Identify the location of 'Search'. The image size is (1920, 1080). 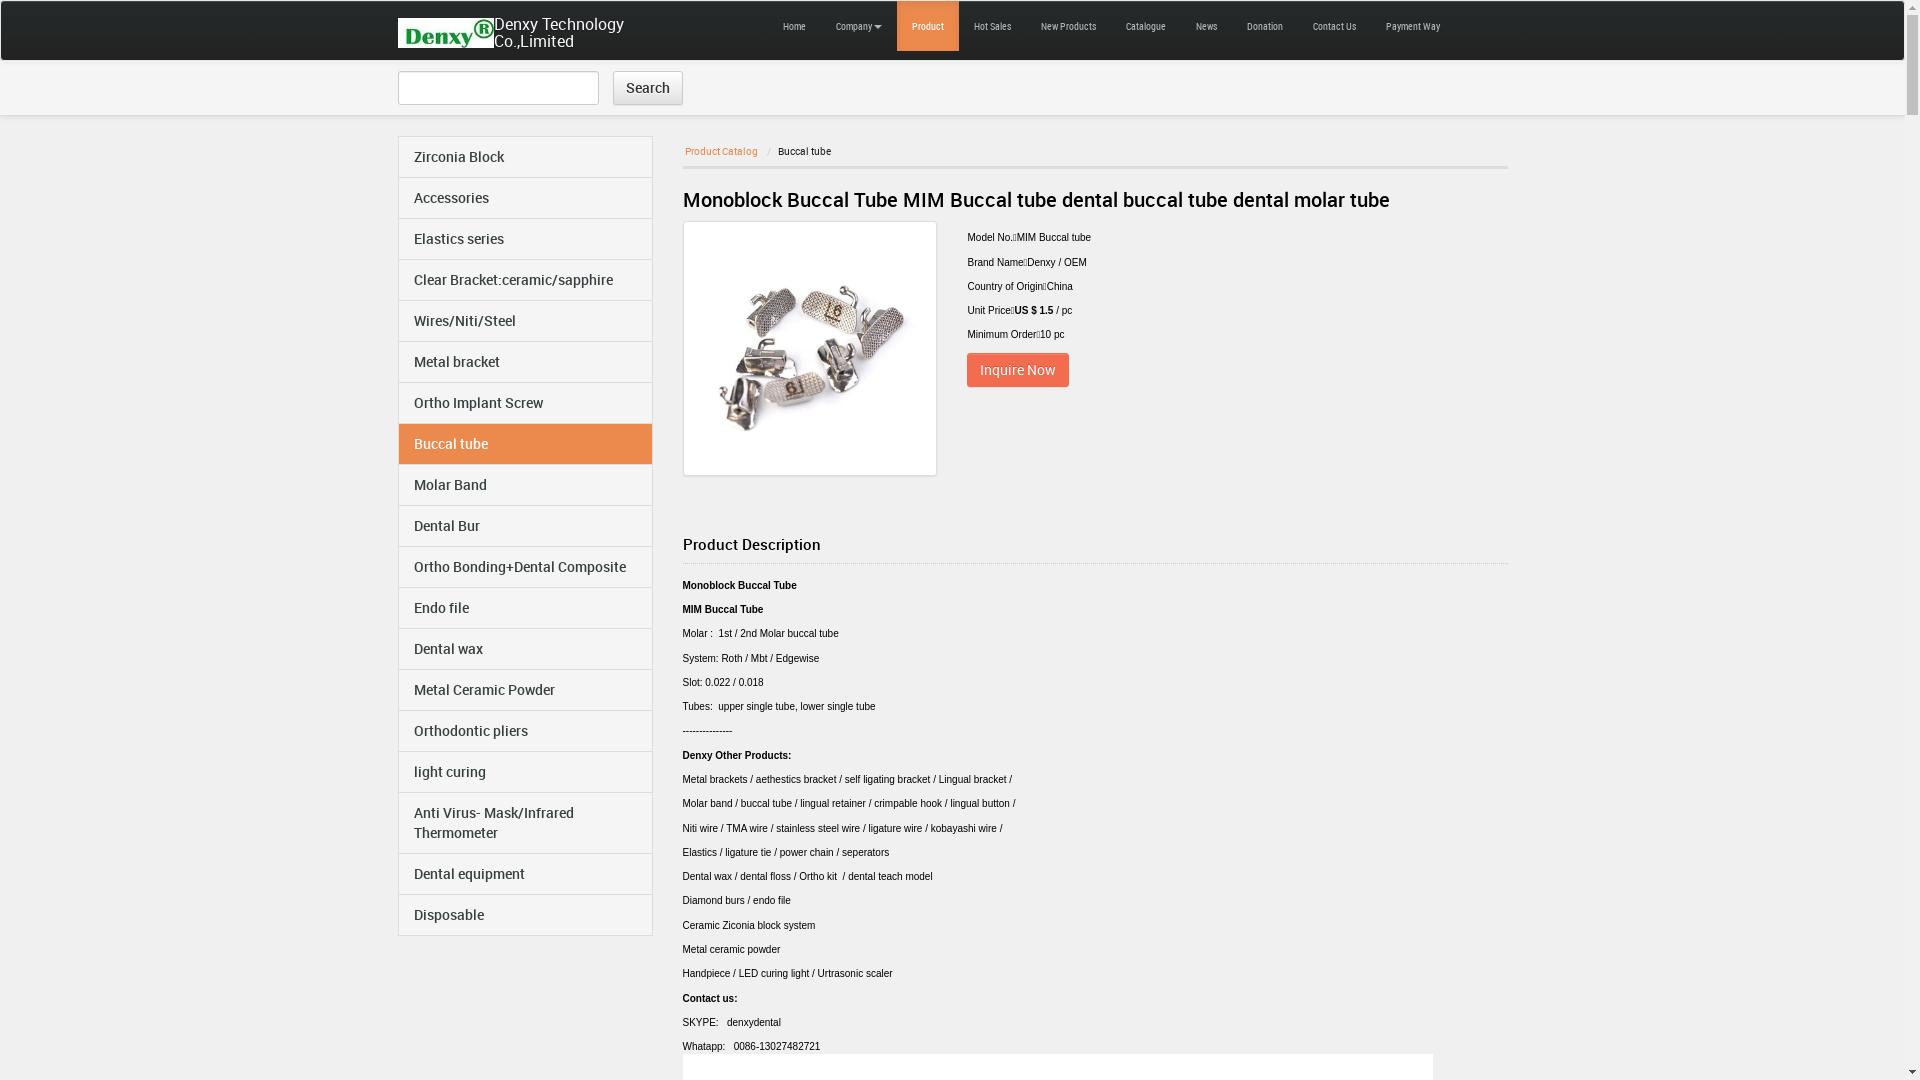
(648, 87).